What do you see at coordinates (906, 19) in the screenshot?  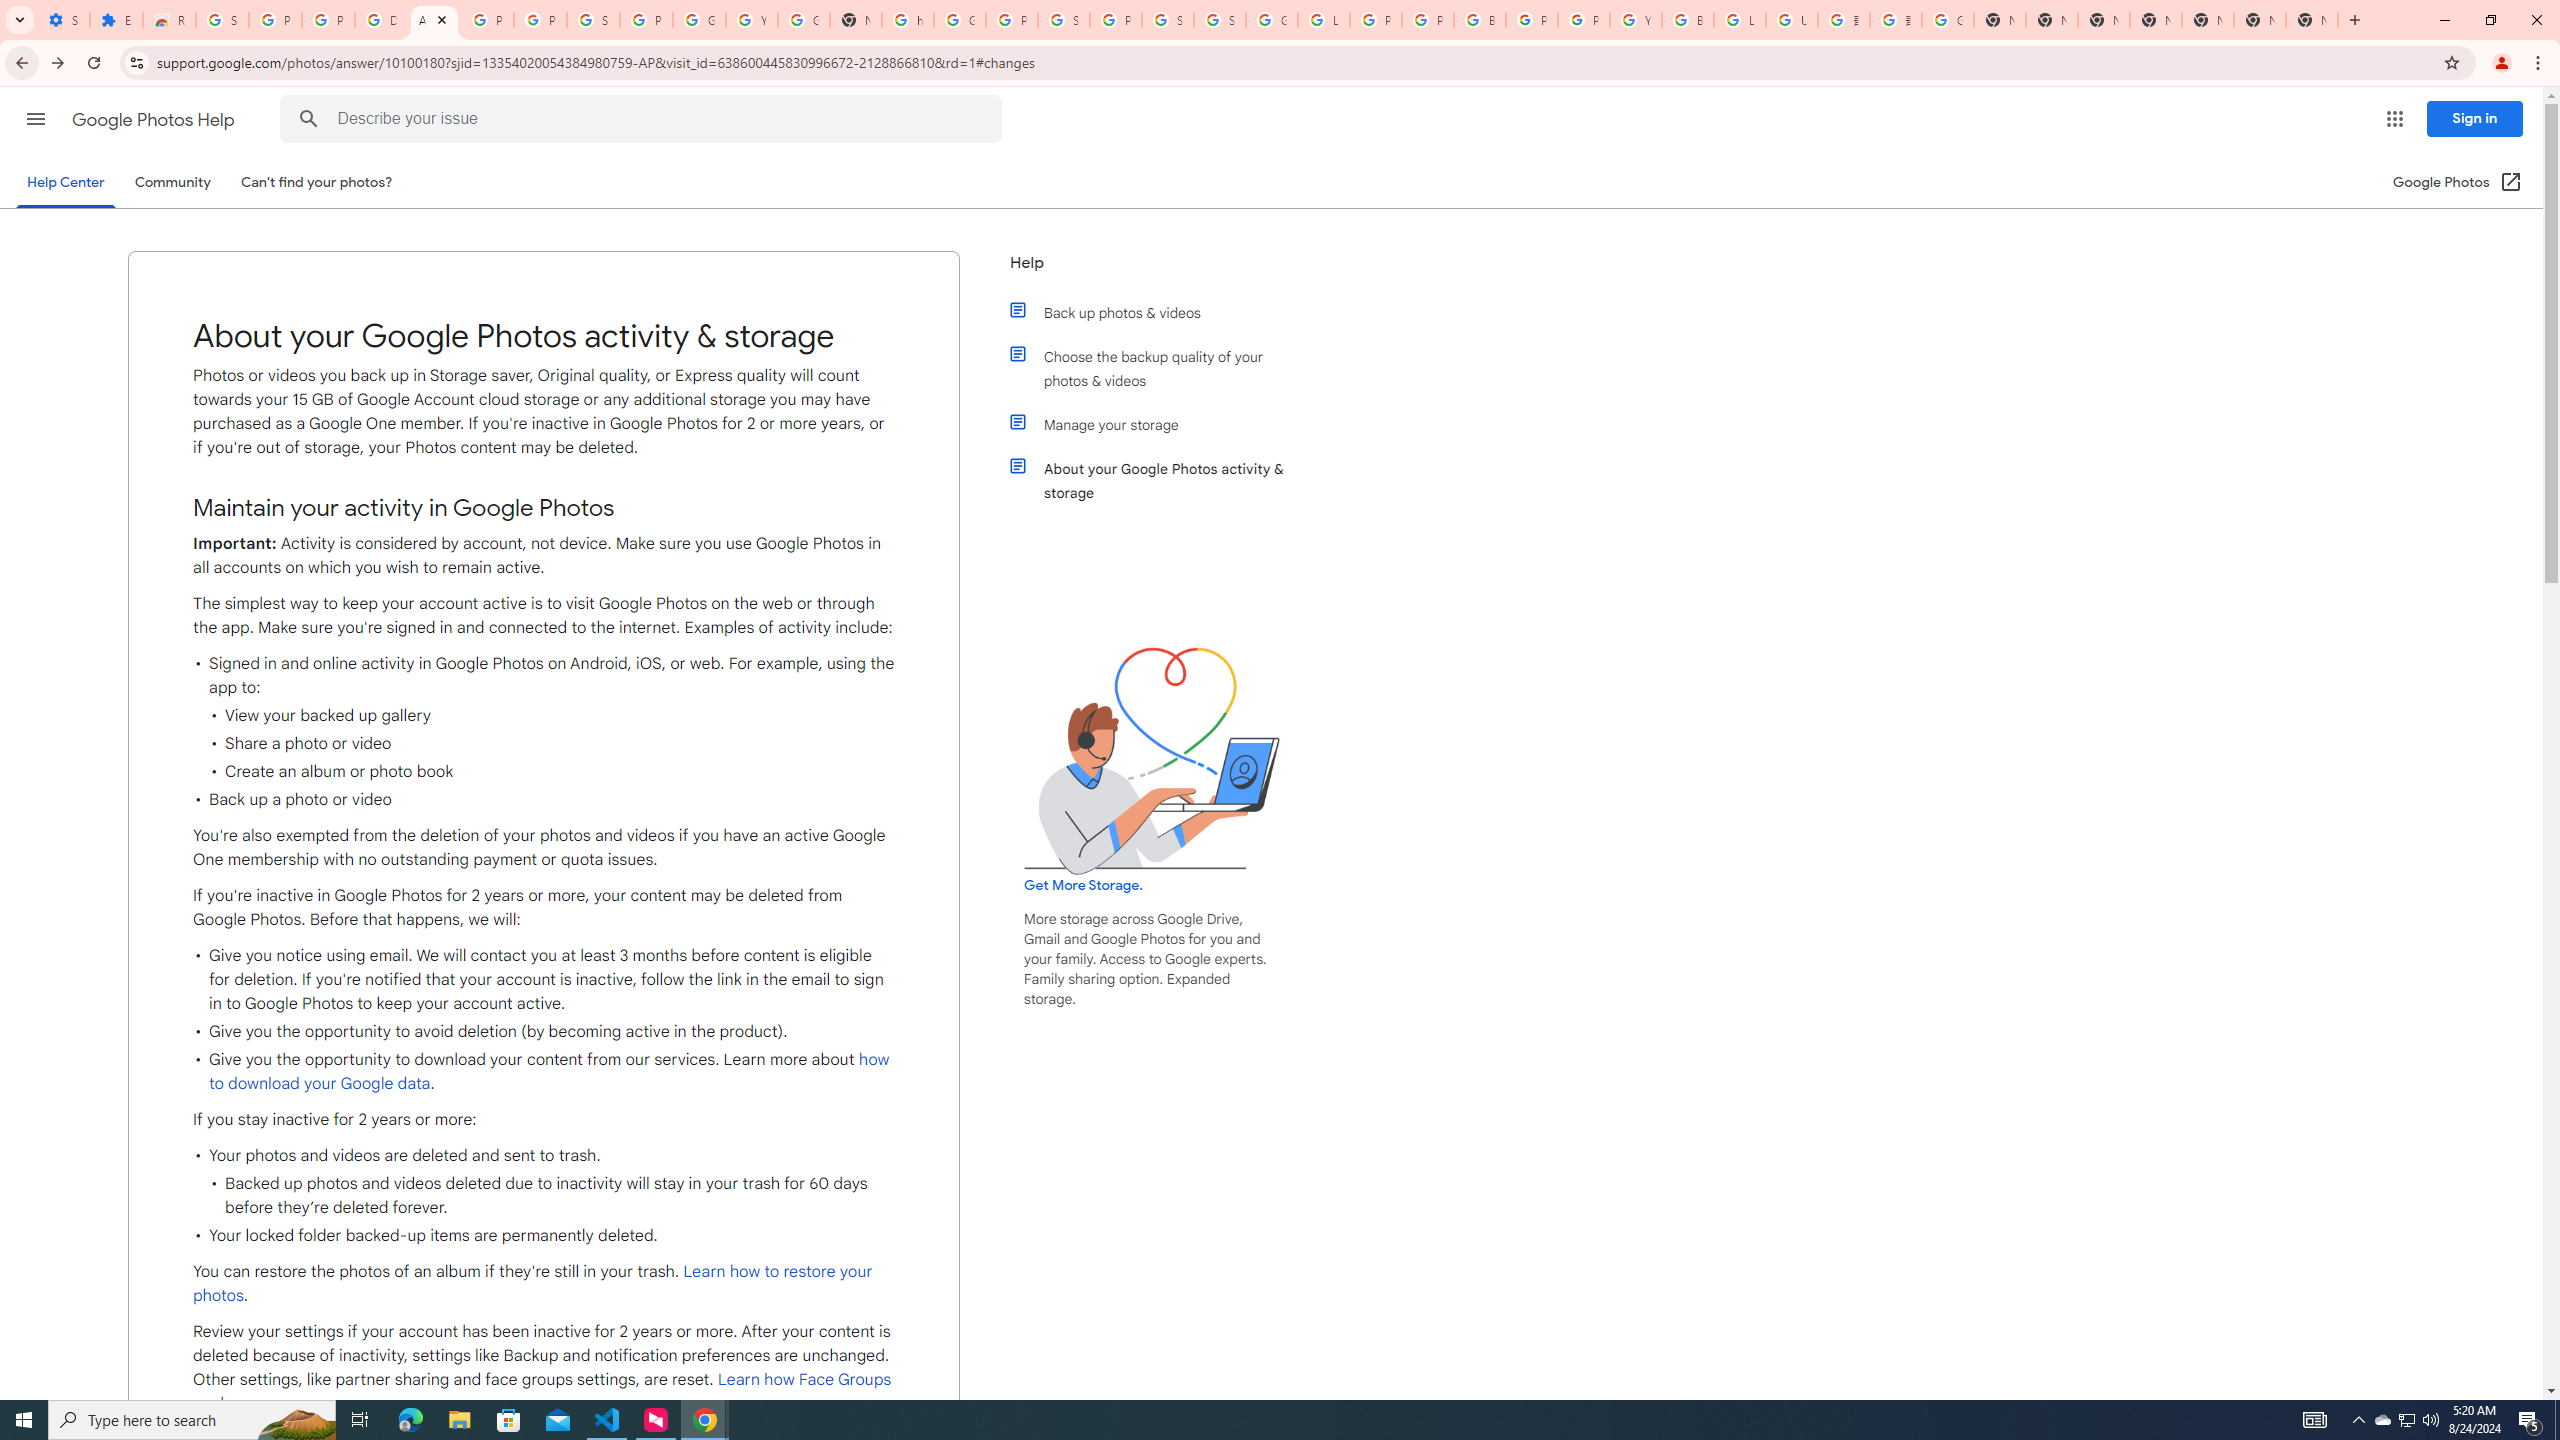 I see `'https://scholar.google.com/'` at bounding box center [906, 19].